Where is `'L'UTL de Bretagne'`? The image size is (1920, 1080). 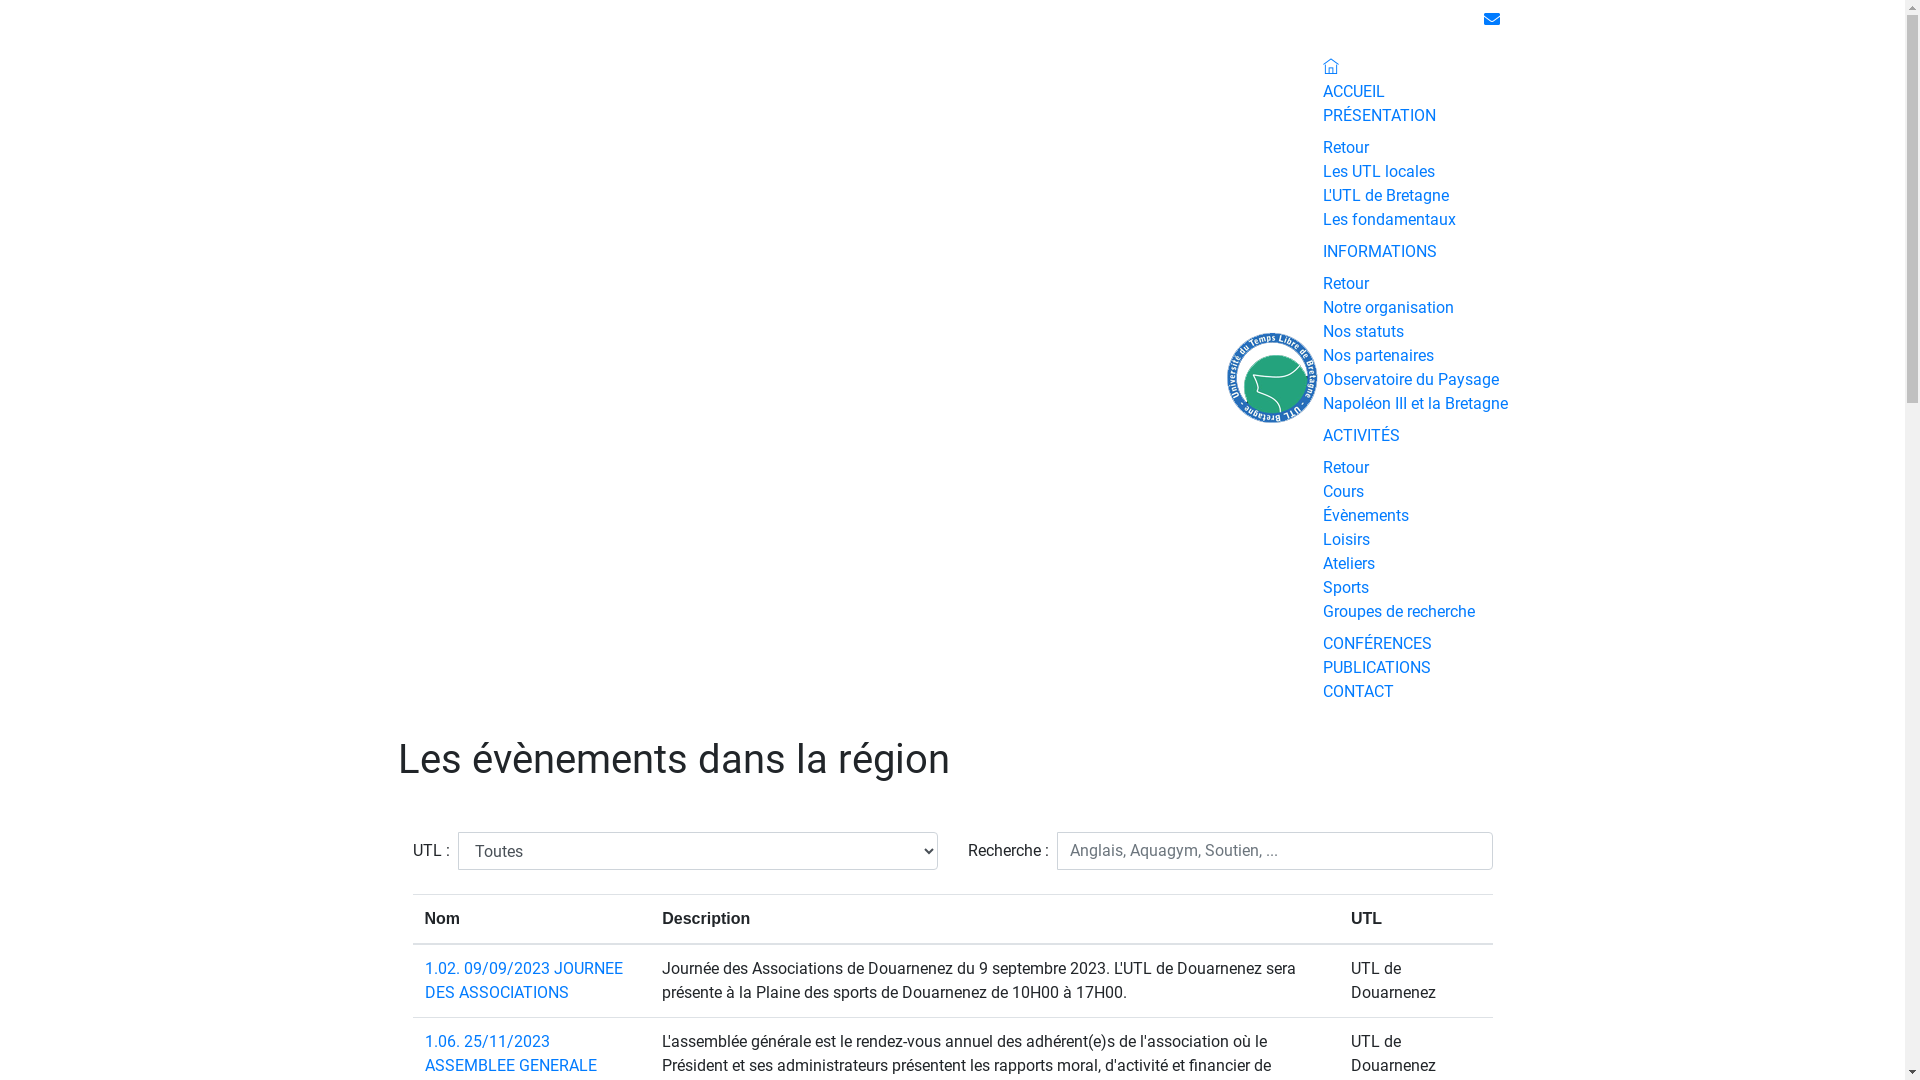 'L'UTL de Bretagne' is located at coordinates (1384, 195).